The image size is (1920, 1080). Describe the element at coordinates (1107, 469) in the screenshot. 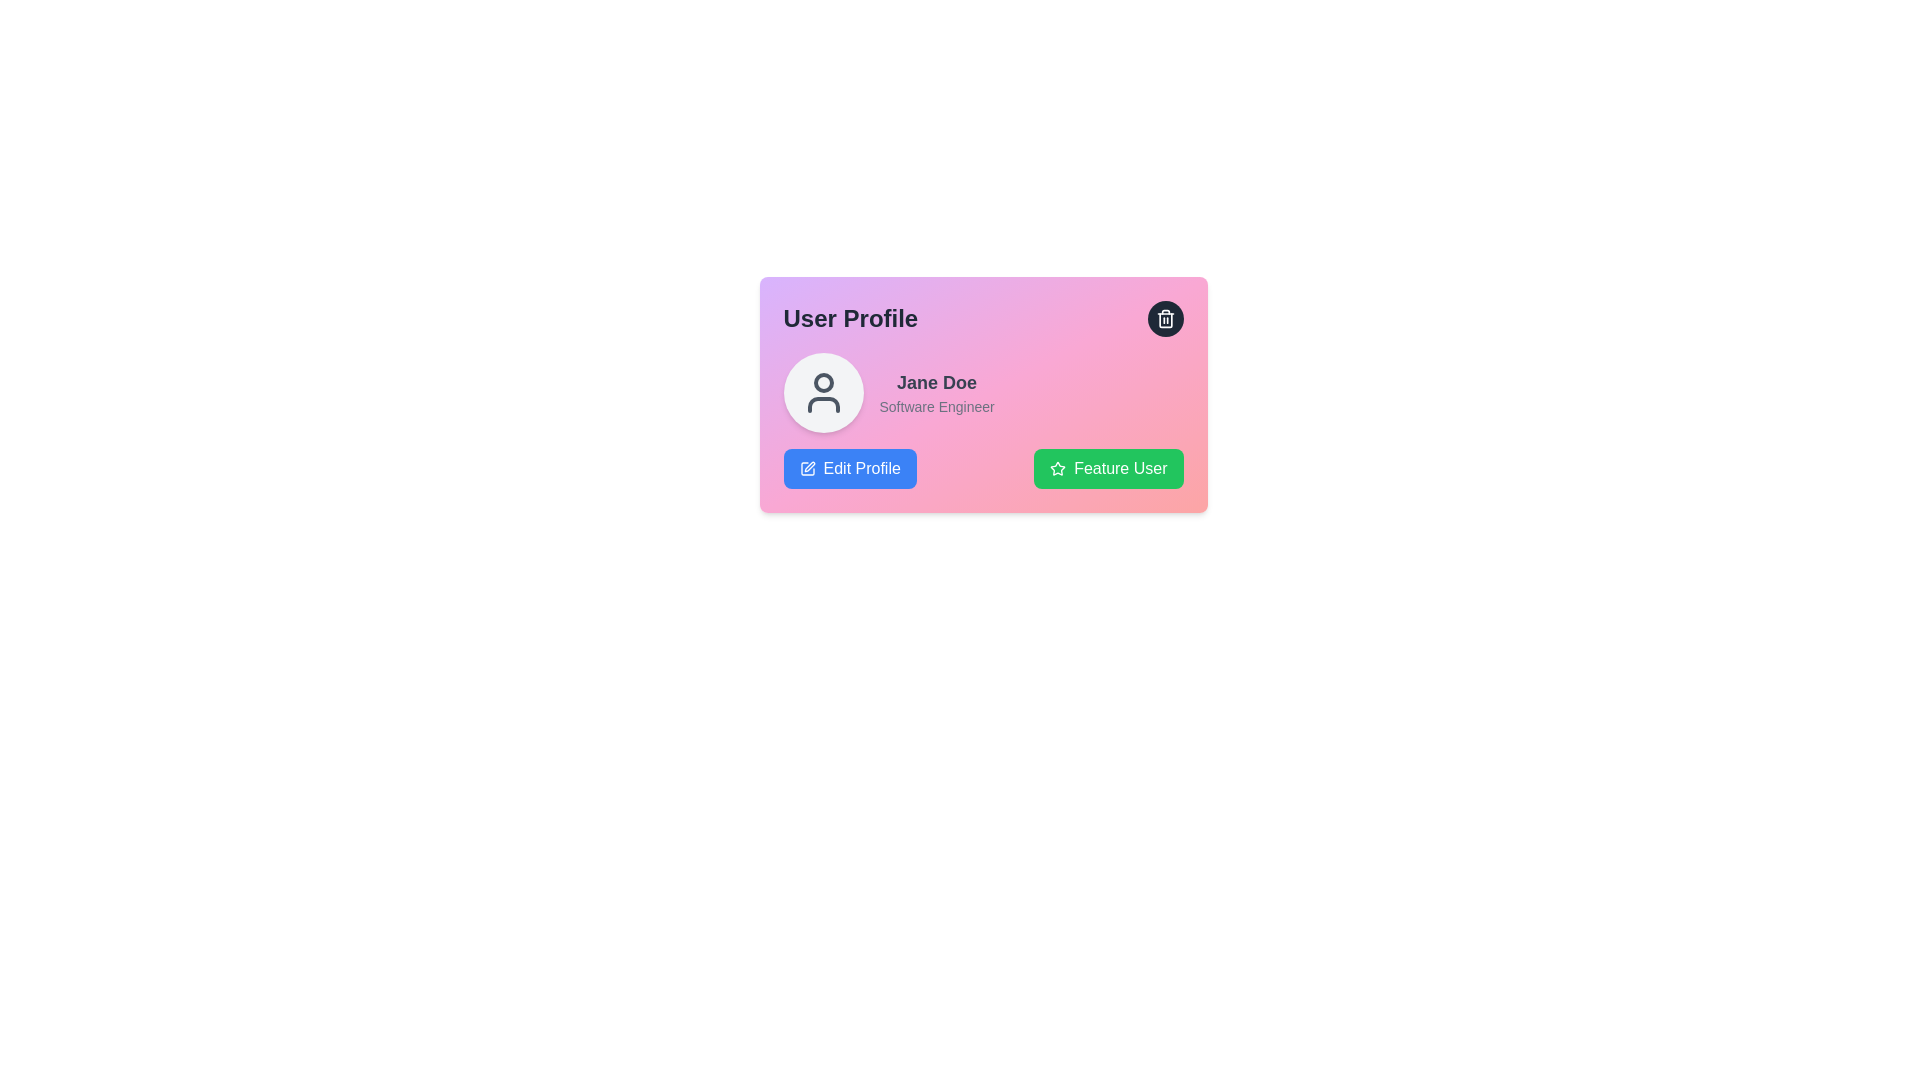

I see `the green button labeled 'Feature User'` at that location.